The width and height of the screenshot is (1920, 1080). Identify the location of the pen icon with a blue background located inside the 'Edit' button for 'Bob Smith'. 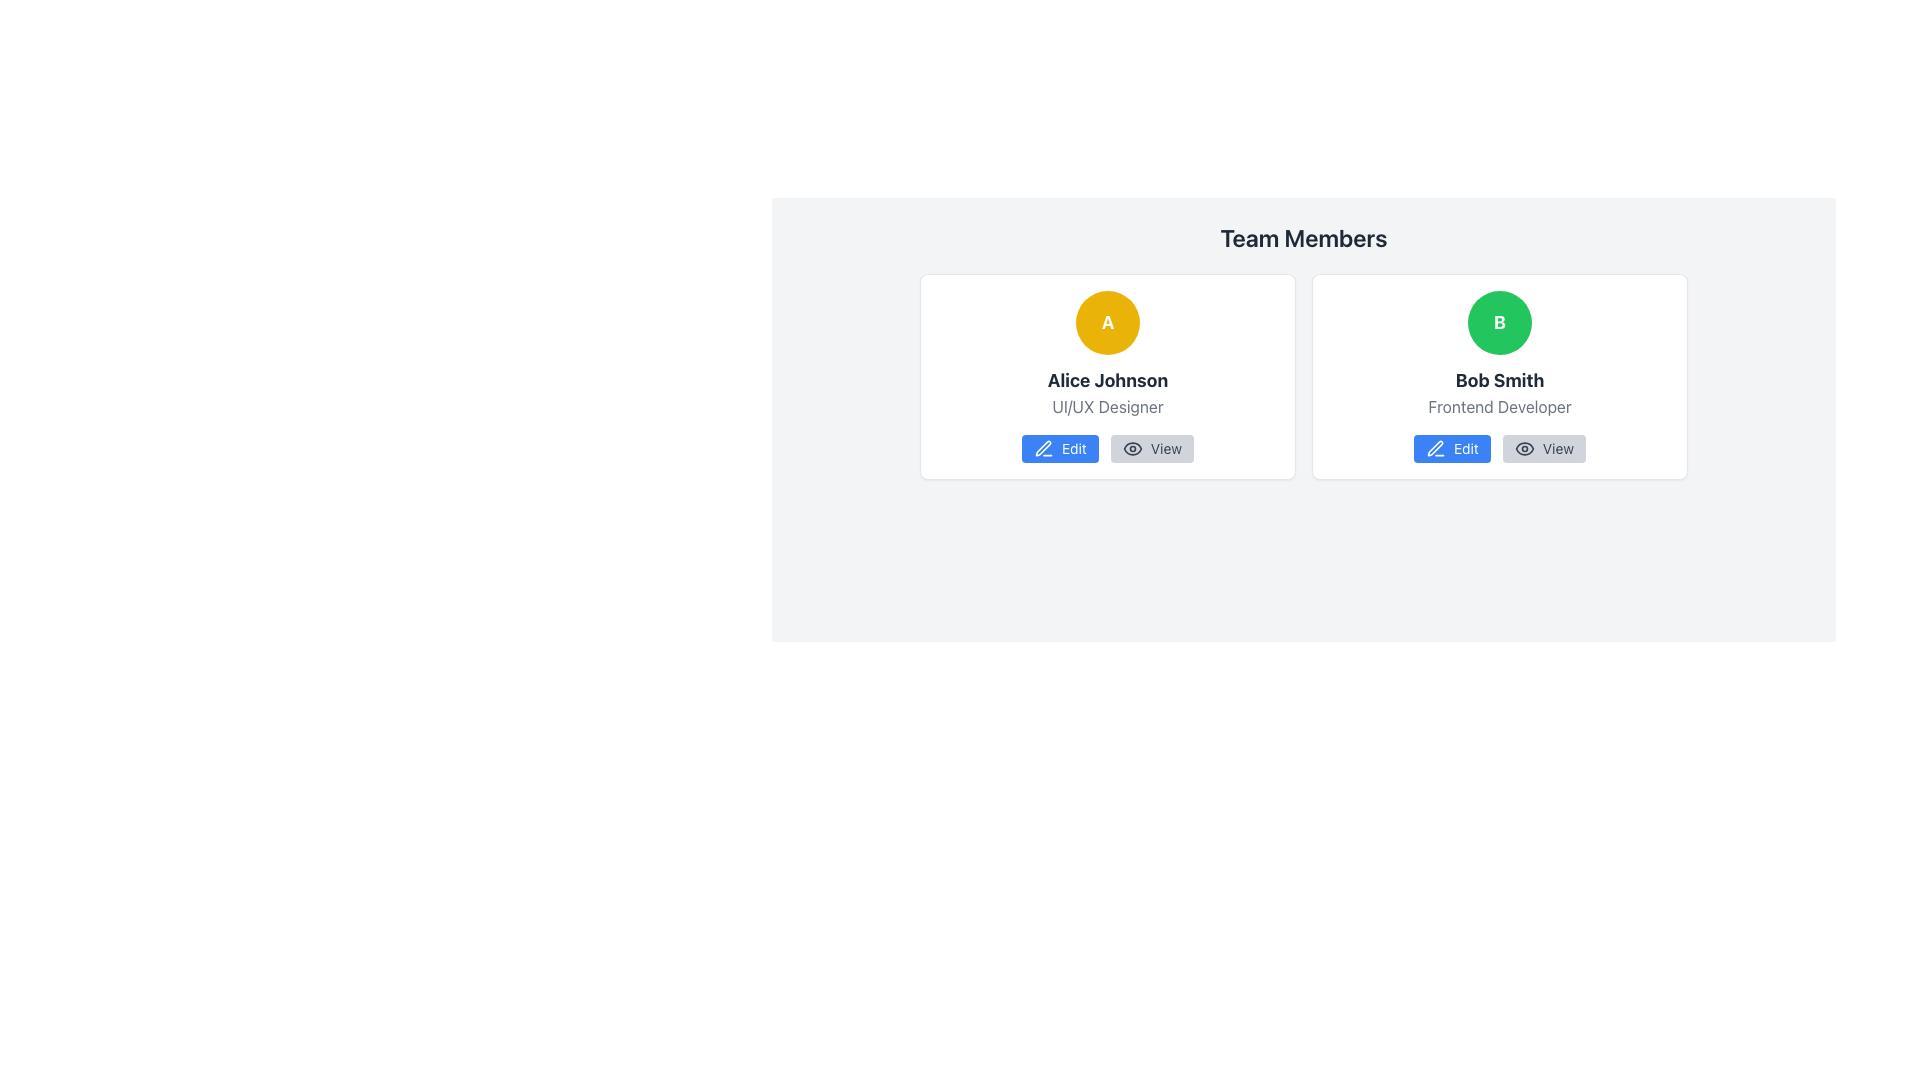
(1042, 447).